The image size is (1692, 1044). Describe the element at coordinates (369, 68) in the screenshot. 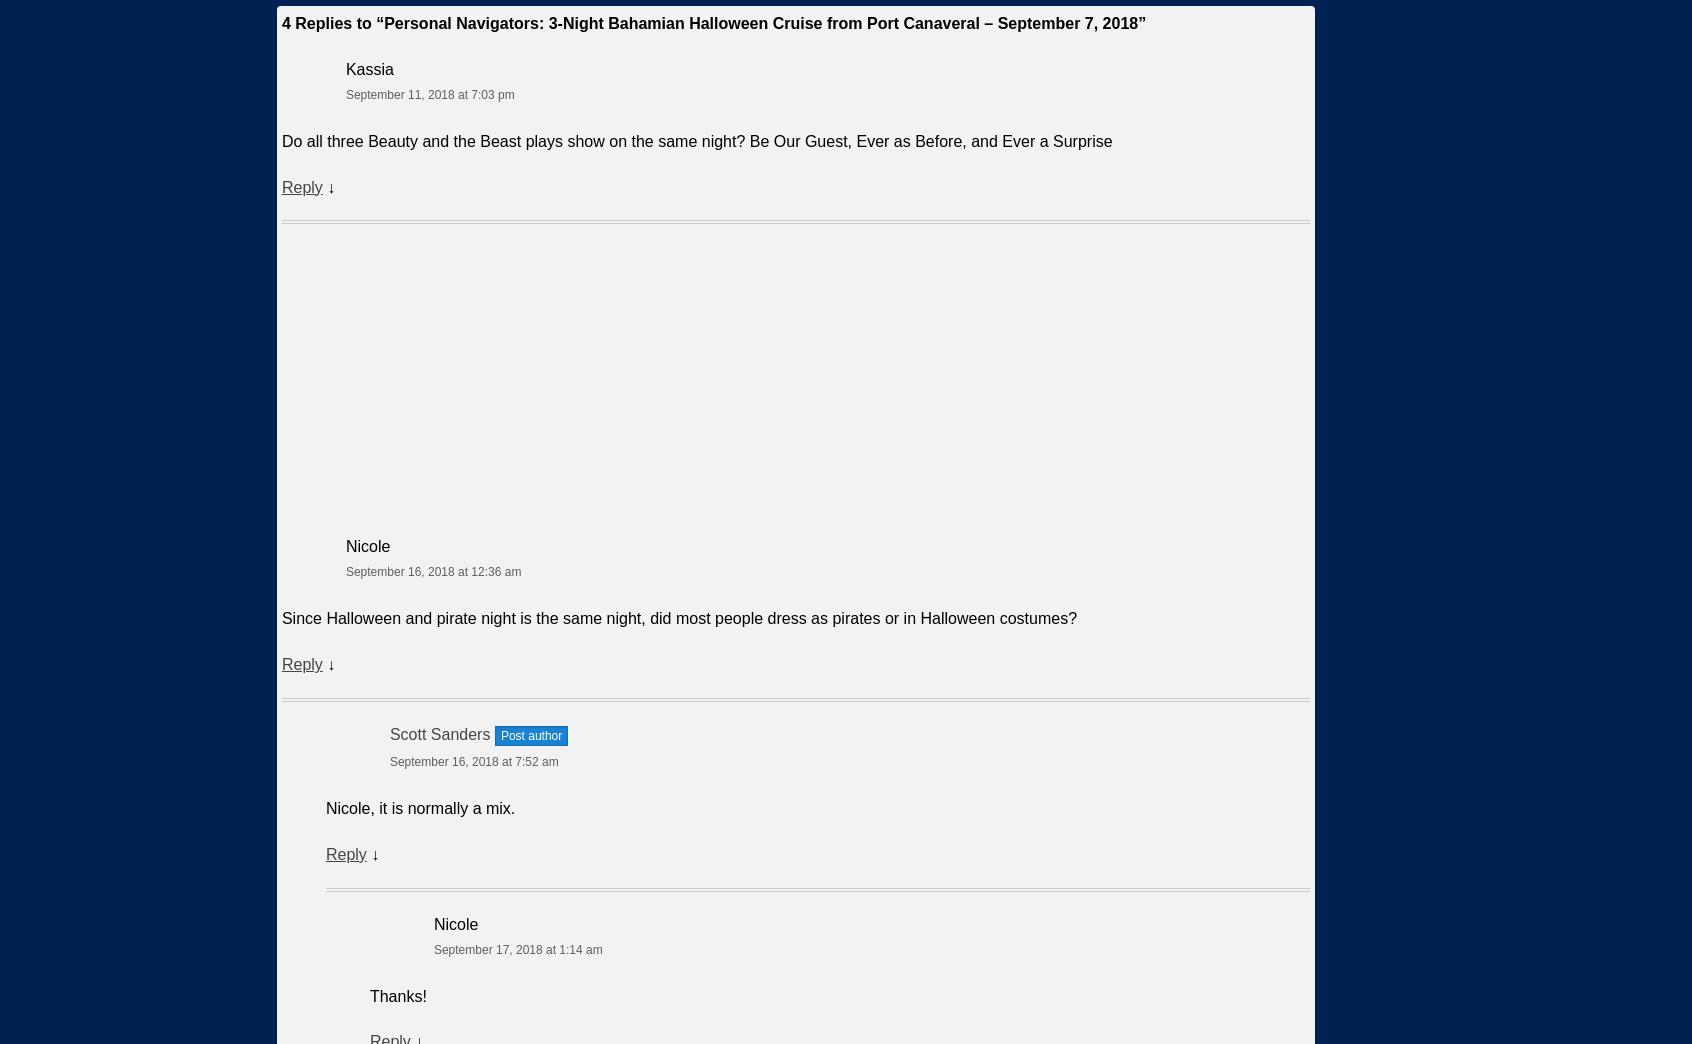

I see `'Kassia'` at that location.